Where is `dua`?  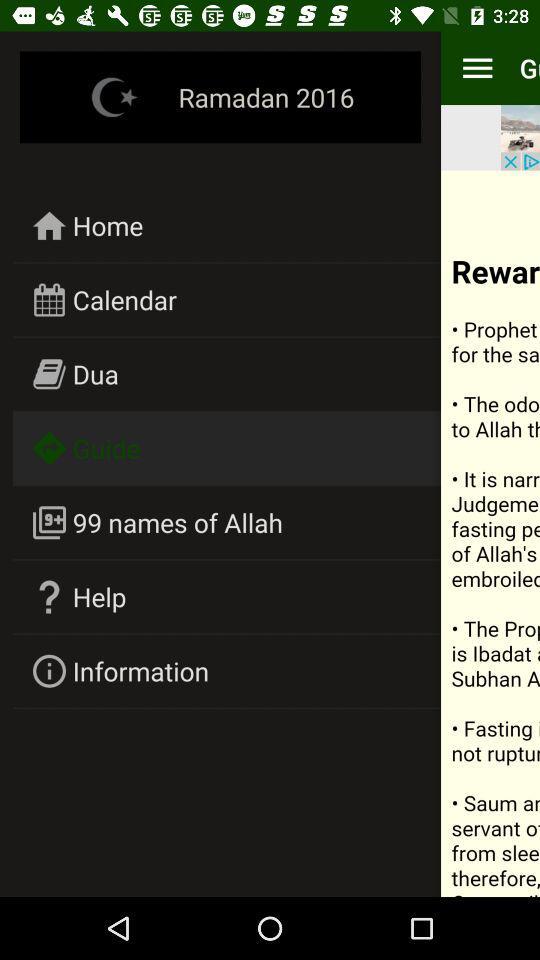 dua is located at coordinates (94, 373).